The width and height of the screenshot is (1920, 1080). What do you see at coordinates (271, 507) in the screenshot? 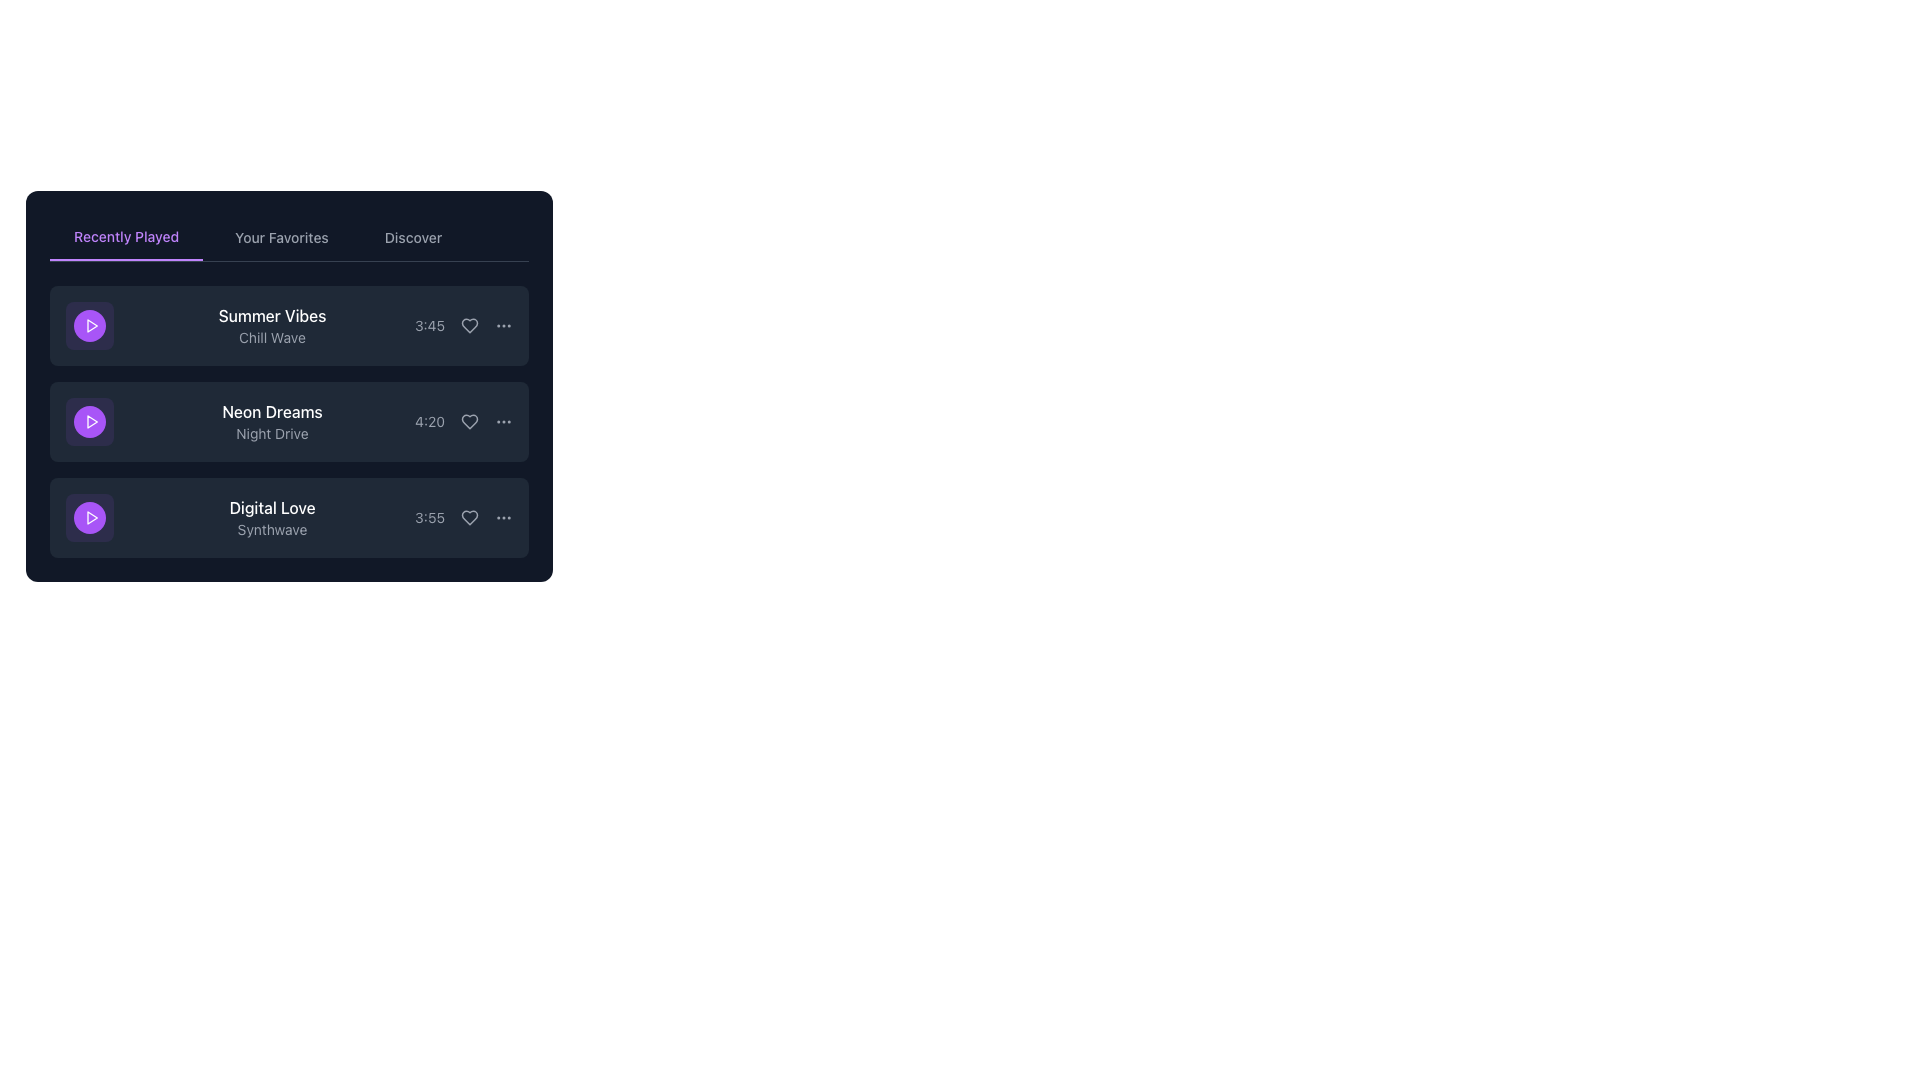
I see `the 'Digital Love' text label displayed in white within a dark rectangular area, which is located above the 'Synthwave' label in the Recently Played section` at bounding box center [271, 507].